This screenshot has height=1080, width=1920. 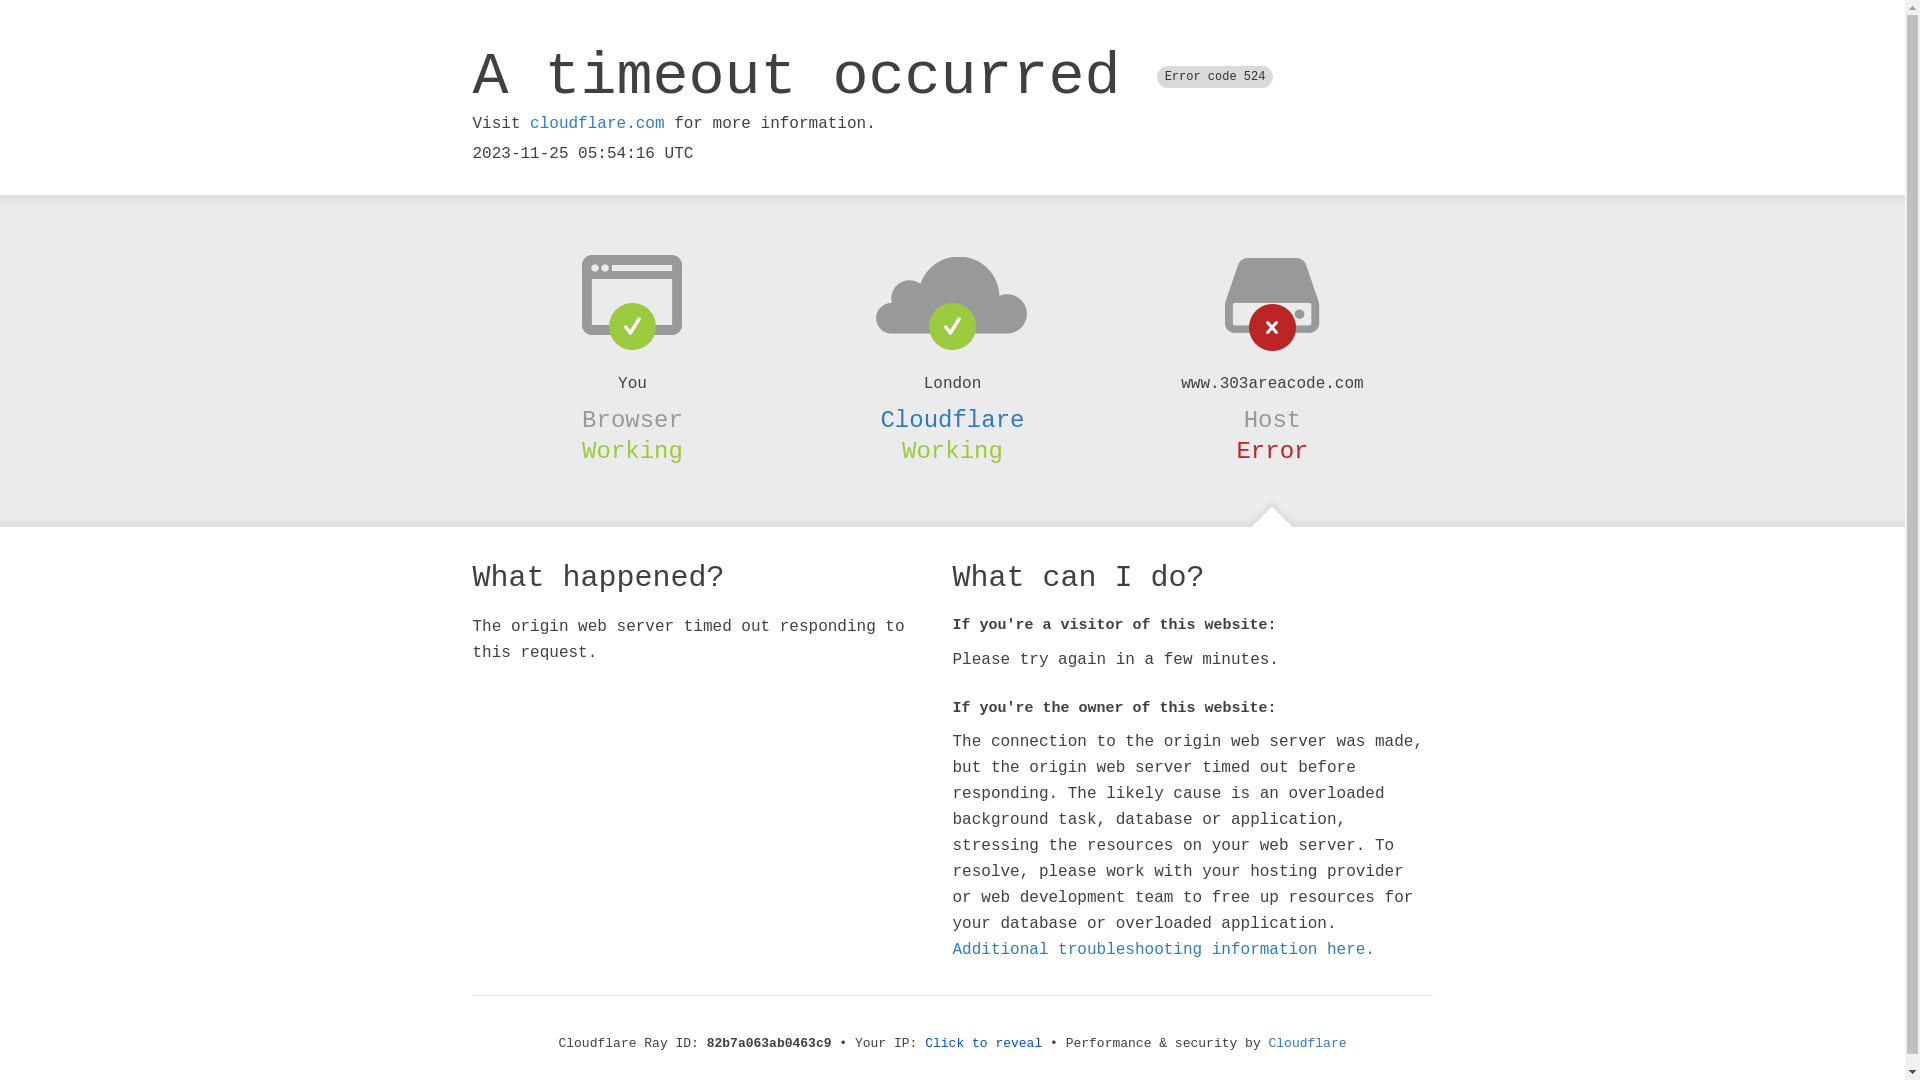 What do you see at coordinates (983, 1042) in the screenshot?
I see `'Click to reveal'` at bounding box center [983, 1042].